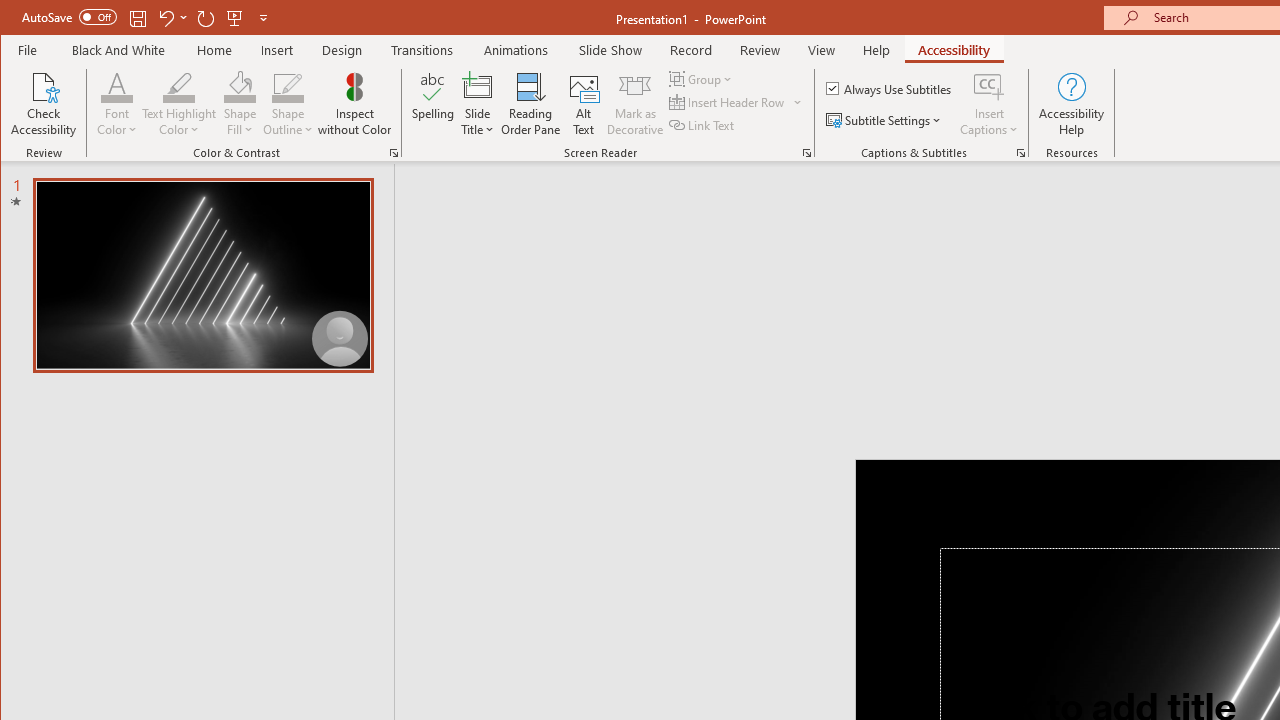 This screenshot has height=720, width=1280. Describe the element at coordinates (703, 125) in the screenshot. I see `'Link Text'` at that location.